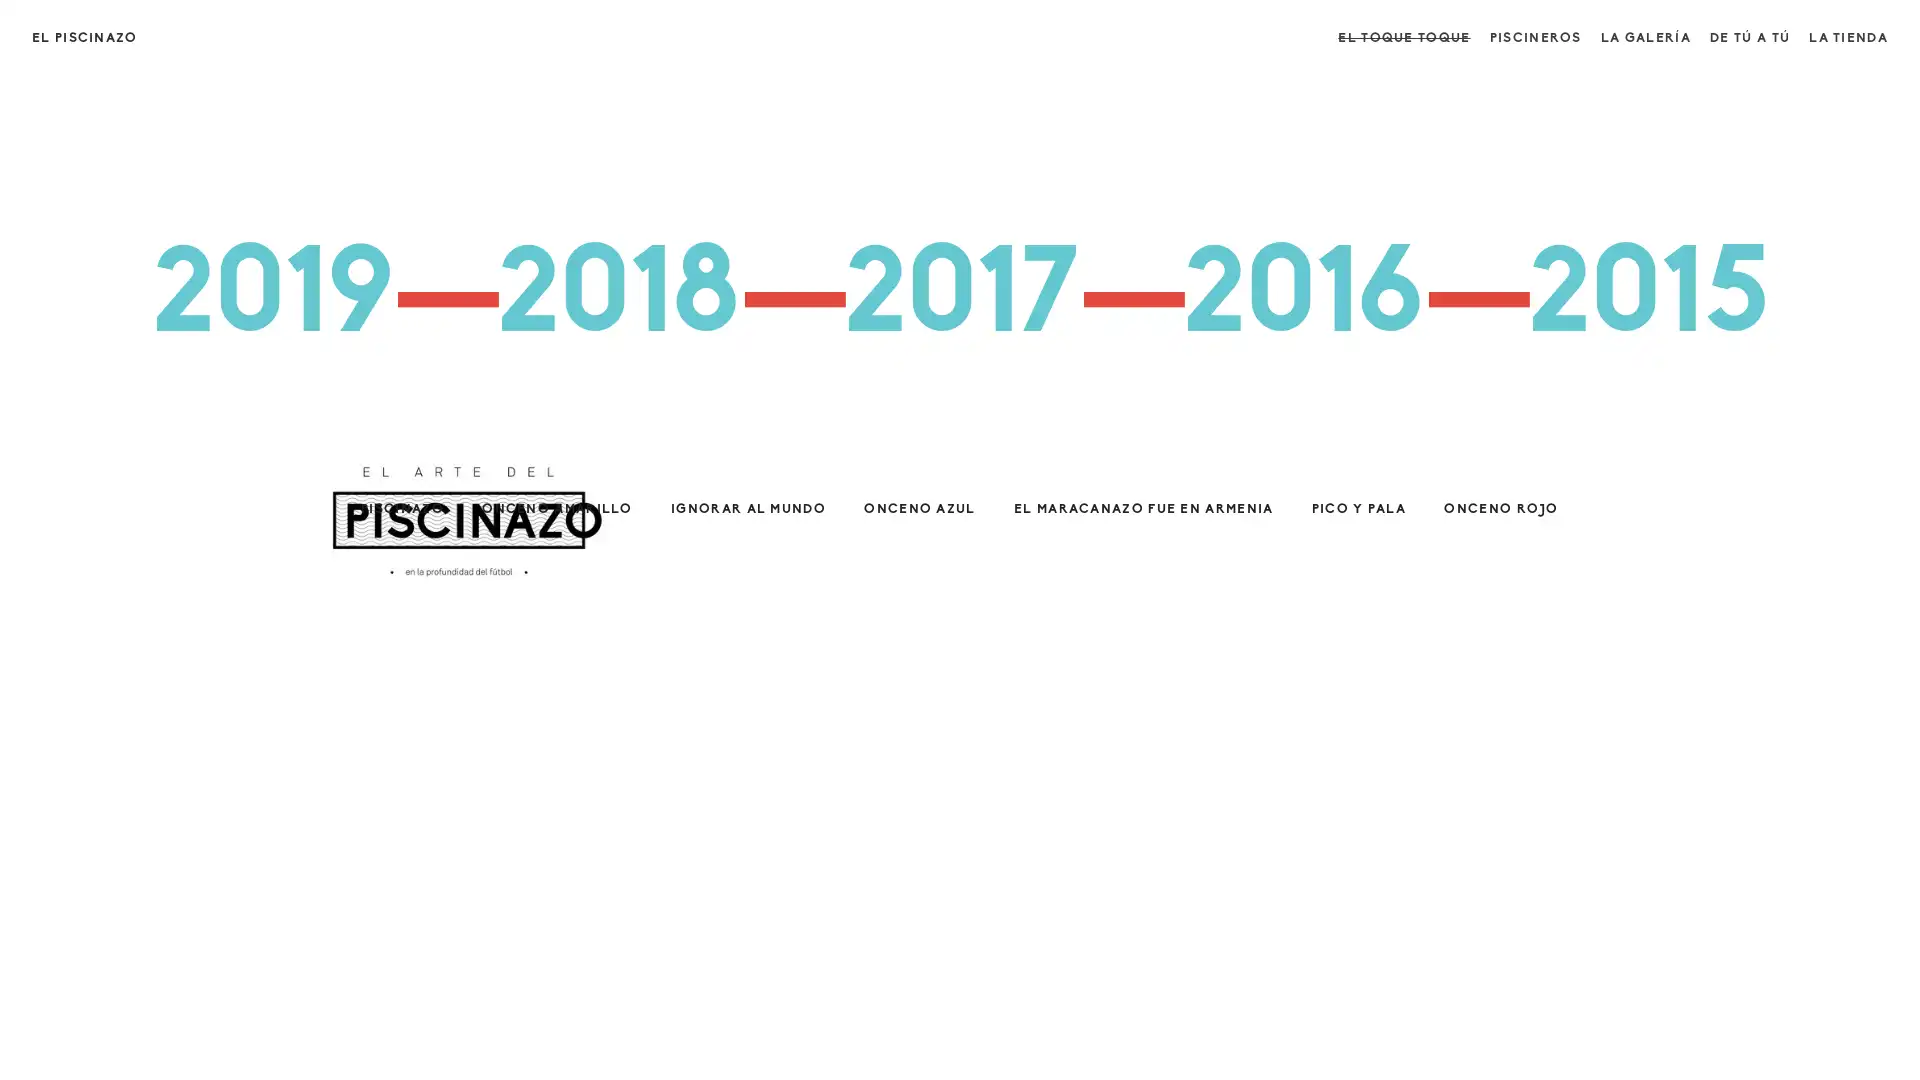  What do you see at coordinates (1692, 930) in the screenshot?
I see `SUSCRIBETE` at bounding box center [1692, 930].